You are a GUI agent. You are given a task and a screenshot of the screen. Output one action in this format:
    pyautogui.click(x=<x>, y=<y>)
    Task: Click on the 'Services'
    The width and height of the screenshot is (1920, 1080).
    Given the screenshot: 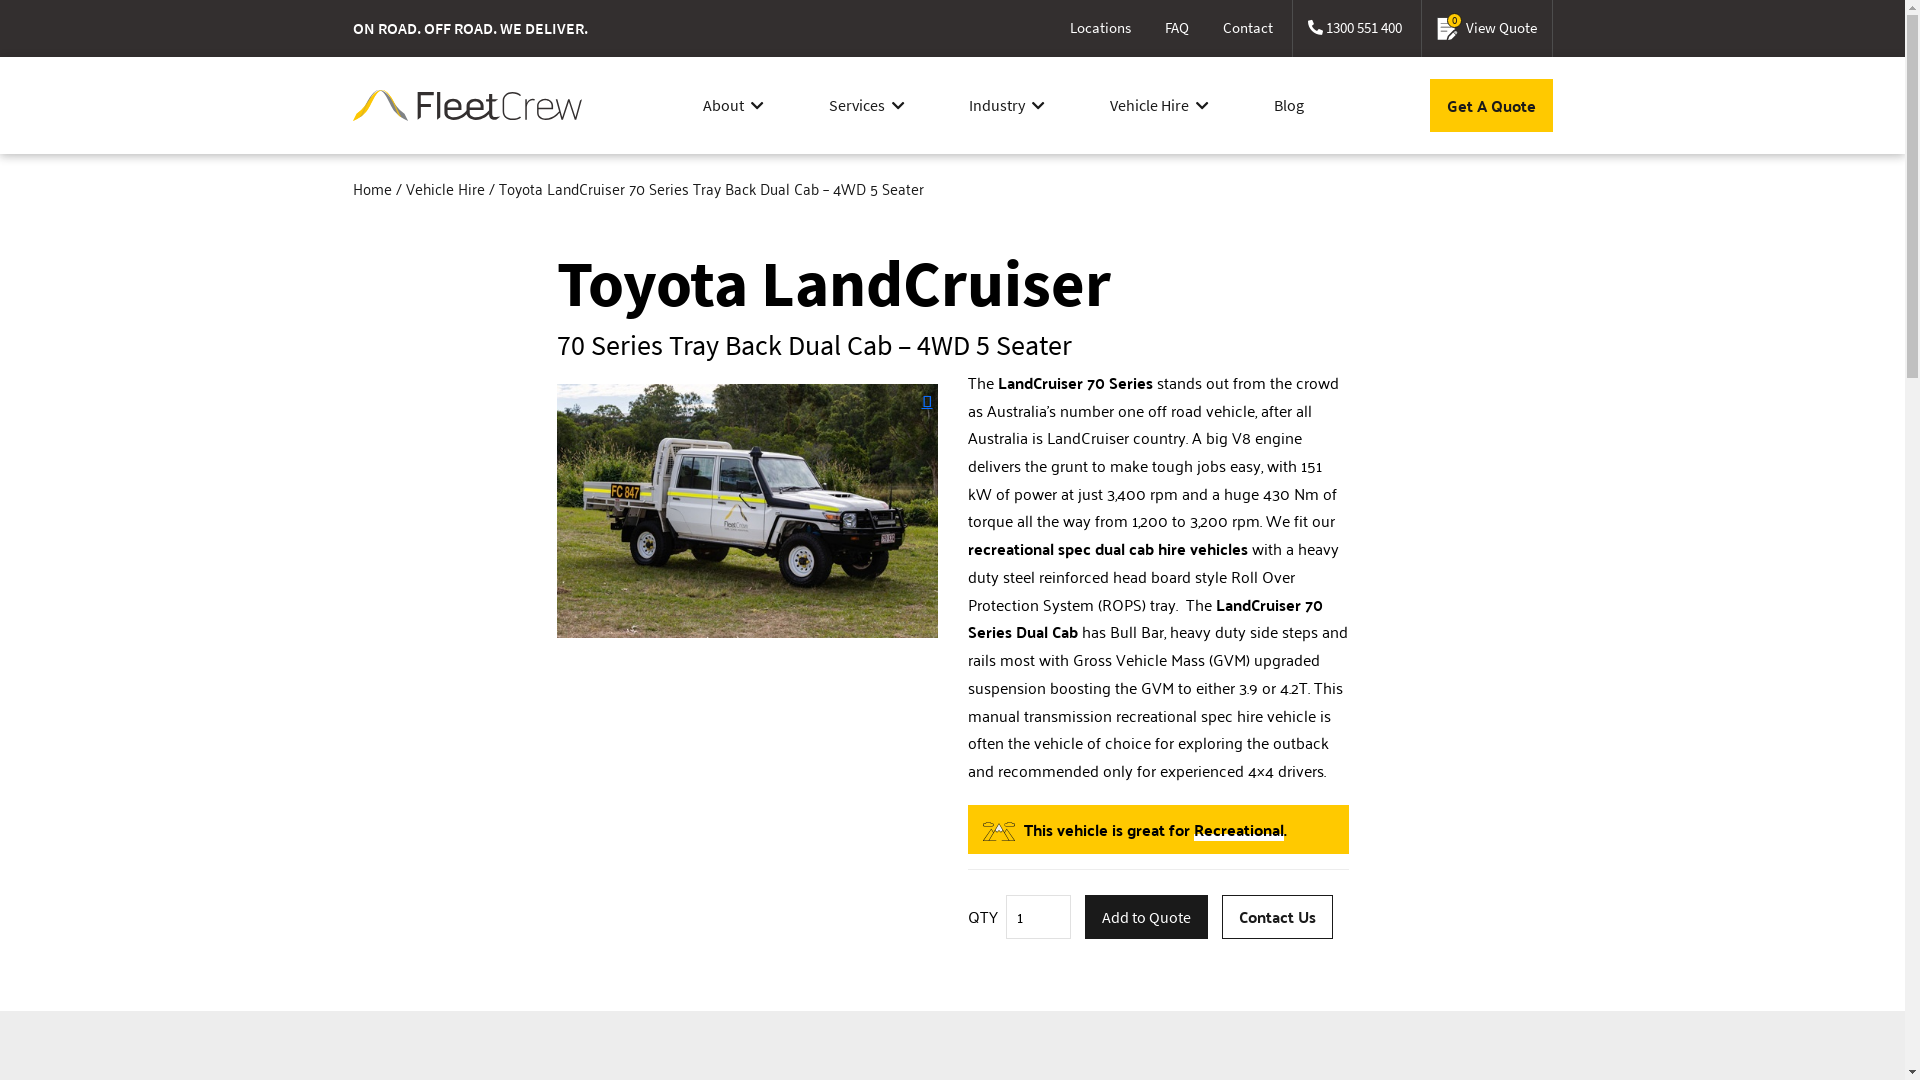 What is the action you would take?
    pyautogui.click(x=867, y=104)
    